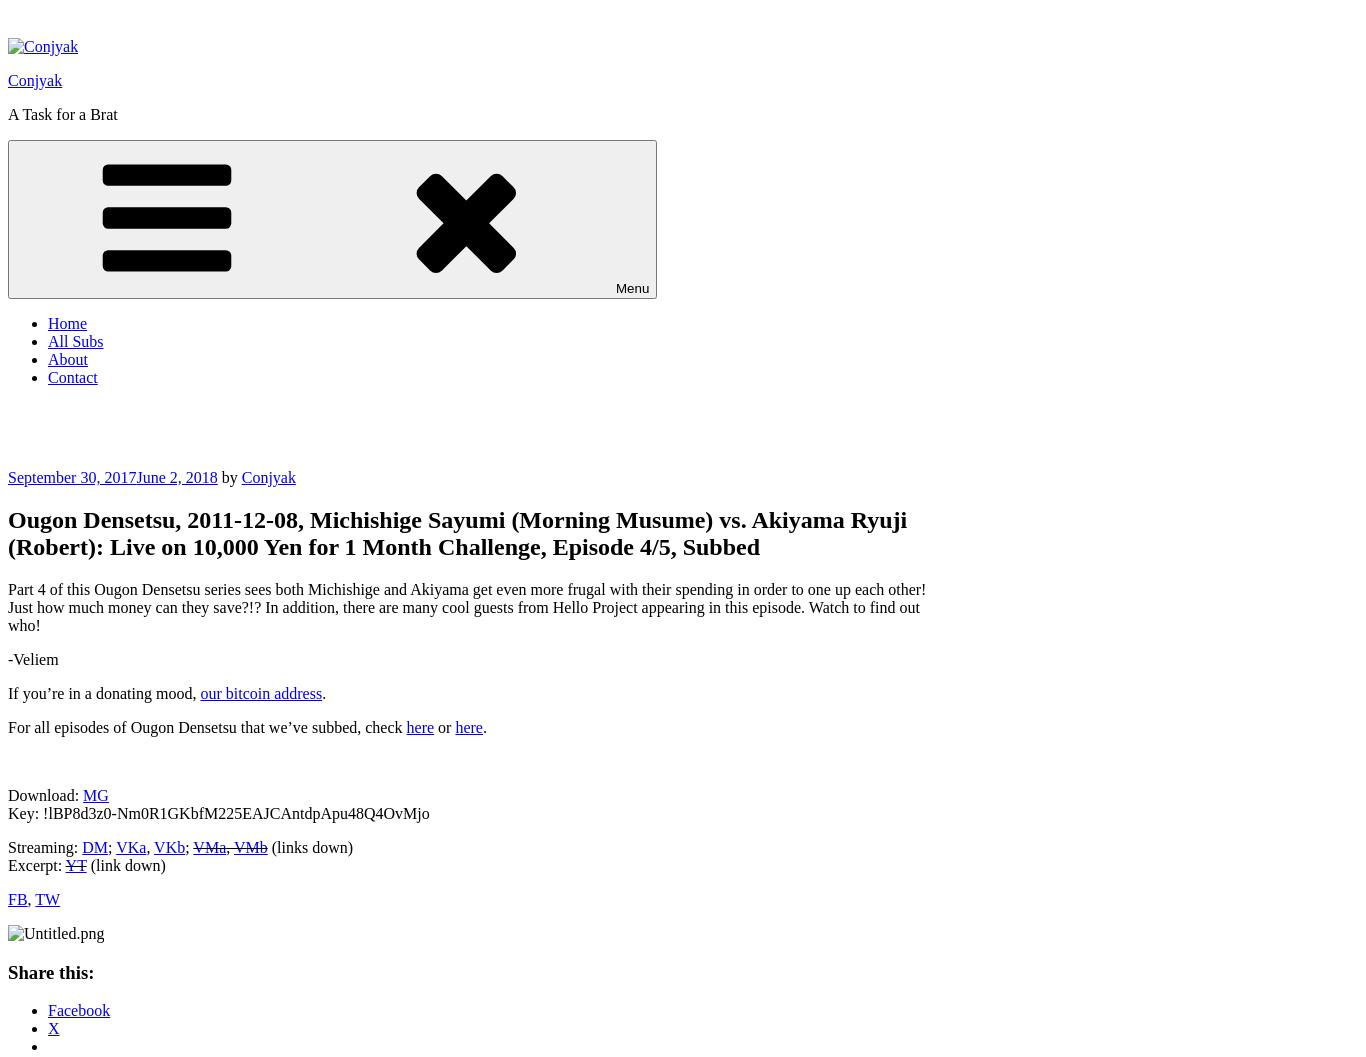  Describe the element at coordinates (62, 113) in the screenshot. I see `'A Task for a Brat'` at that location.